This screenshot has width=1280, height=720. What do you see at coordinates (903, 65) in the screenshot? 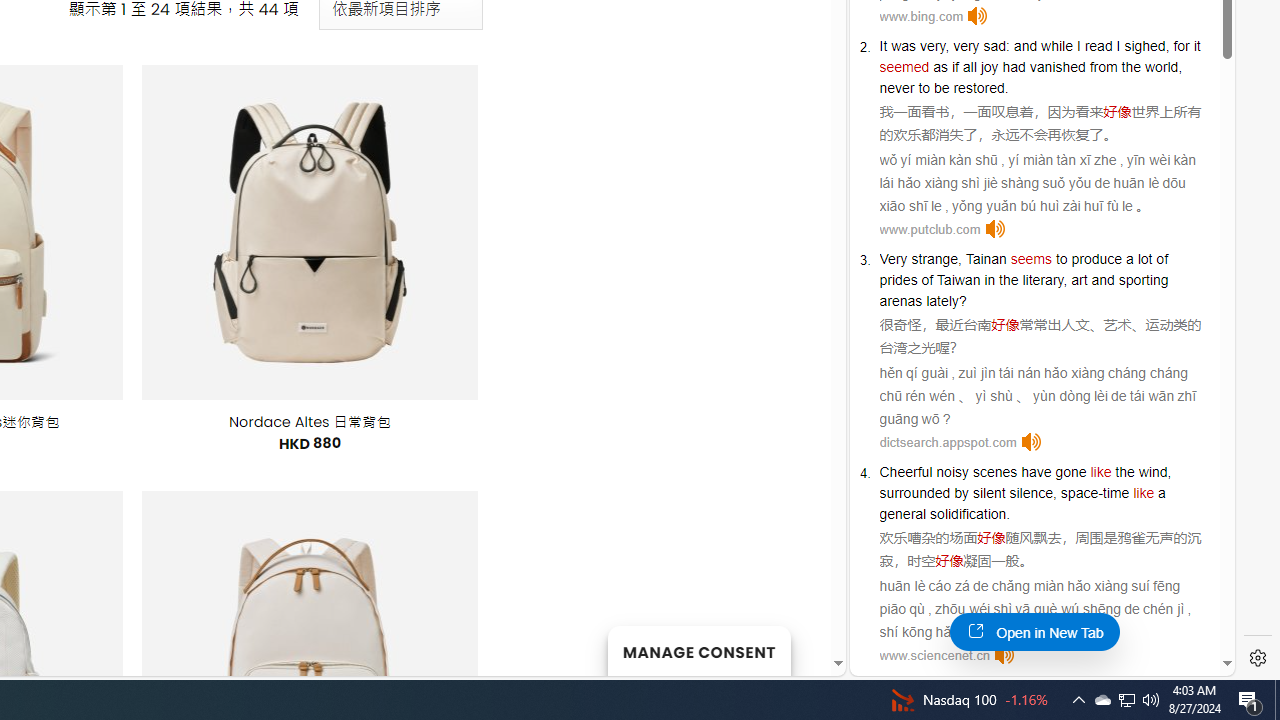
I see `'seemed'` at bounding box center [903, 65].